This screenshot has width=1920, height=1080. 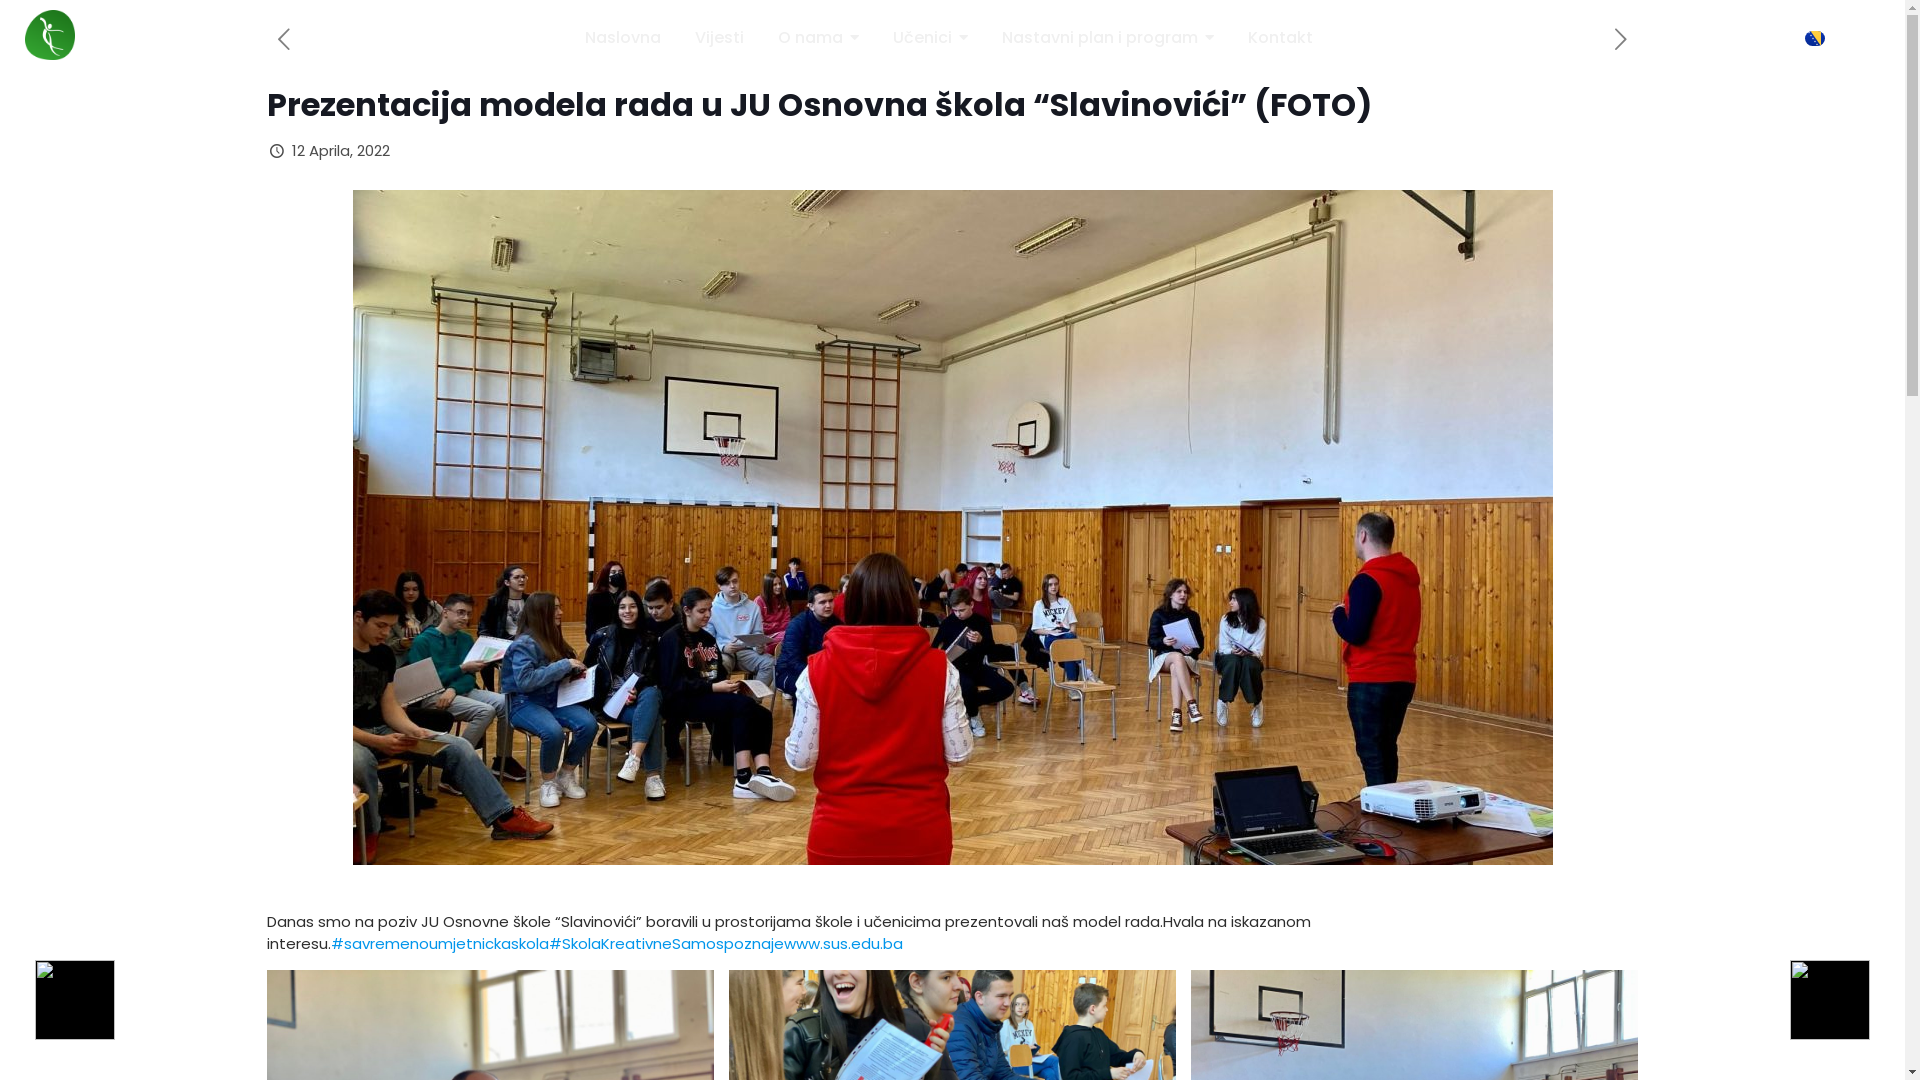 I want to click on 'Vijesti', so click(x=695, y=38).